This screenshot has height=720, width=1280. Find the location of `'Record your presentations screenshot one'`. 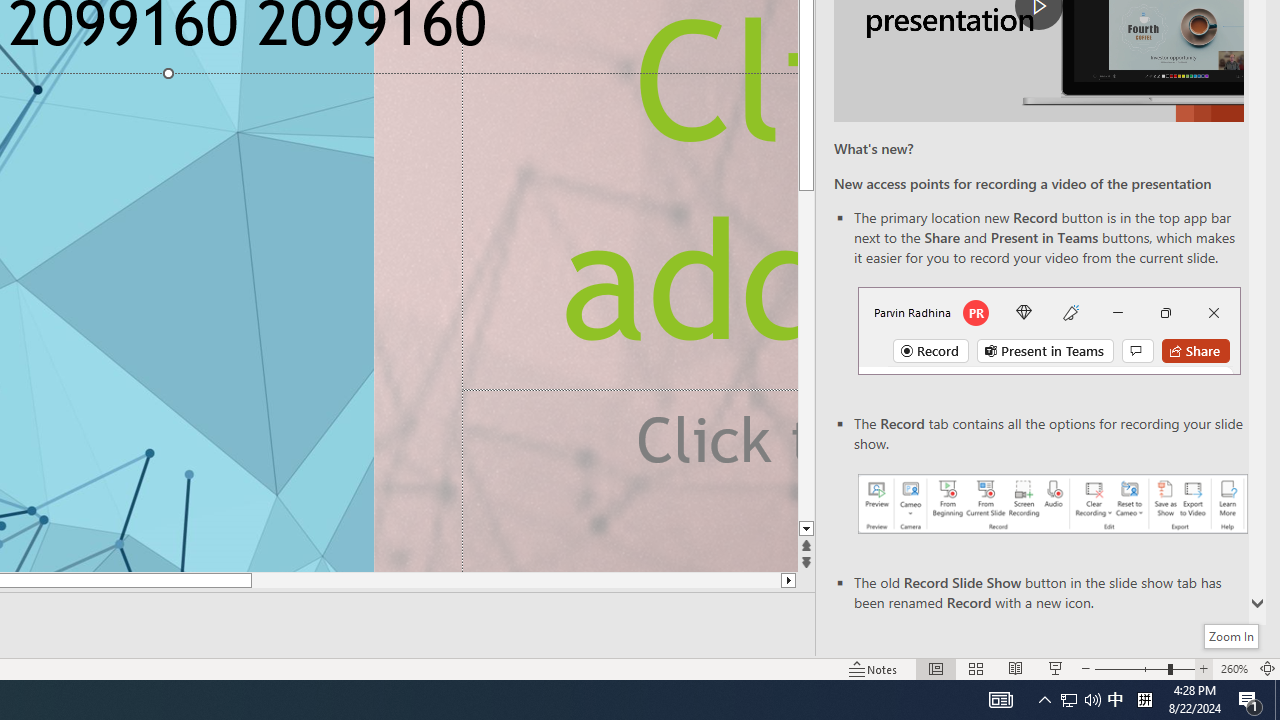

'Record your presentations screenshot one' is located at coordinates (1051, 502).